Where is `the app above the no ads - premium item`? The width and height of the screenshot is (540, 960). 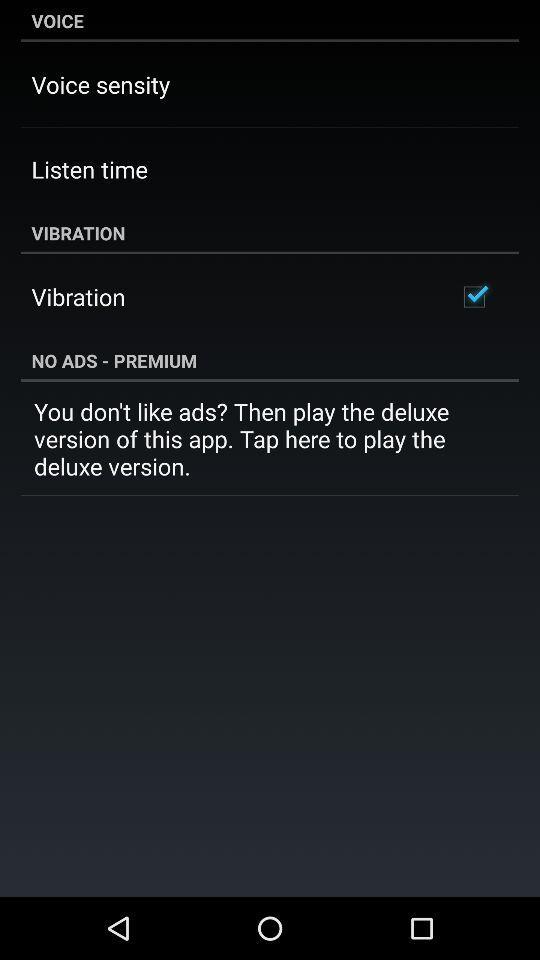 the app above the no ads - premium item is located at coordinates (473, 296).